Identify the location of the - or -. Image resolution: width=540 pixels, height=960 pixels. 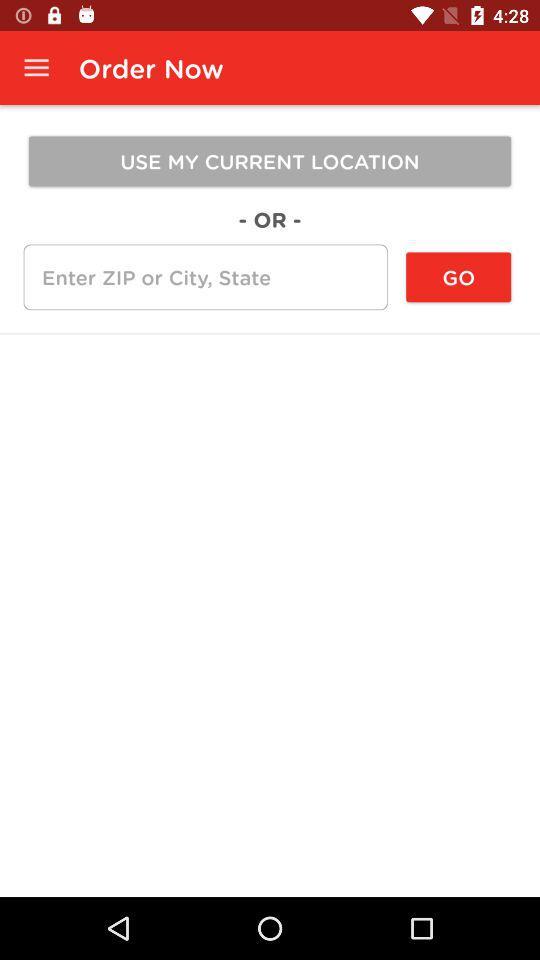
(270, 219).